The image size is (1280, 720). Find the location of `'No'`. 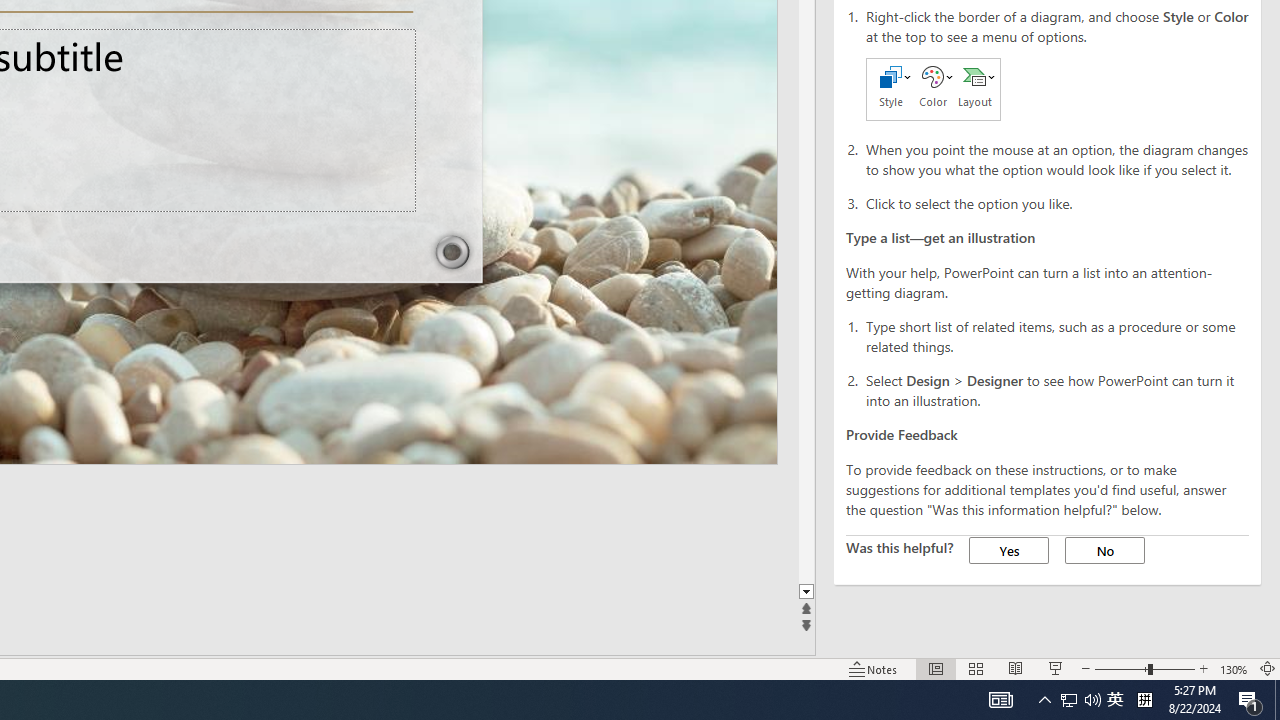

'No' is located at coordinates (1104, 550).